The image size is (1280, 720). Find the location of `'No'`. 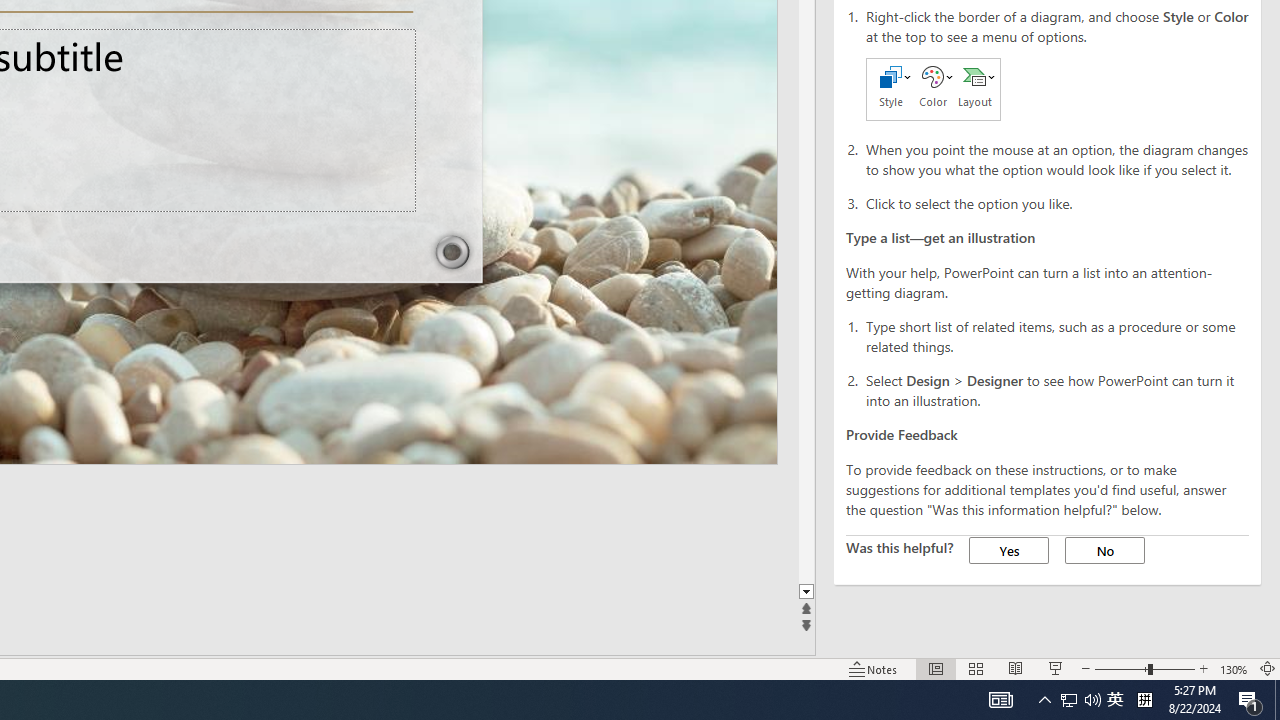

'No' is located at coordinates (1104, 550).